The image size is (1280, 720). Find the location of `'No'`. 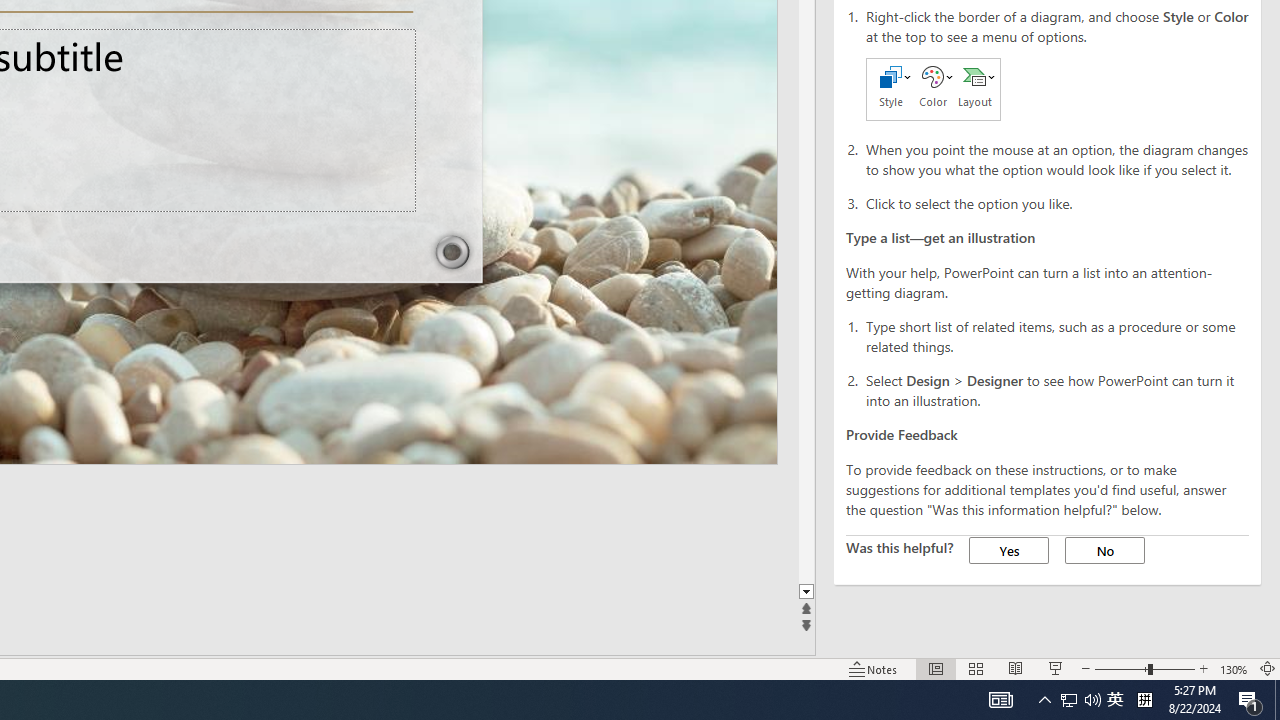

'No' is located at coordinates (1104, 550).